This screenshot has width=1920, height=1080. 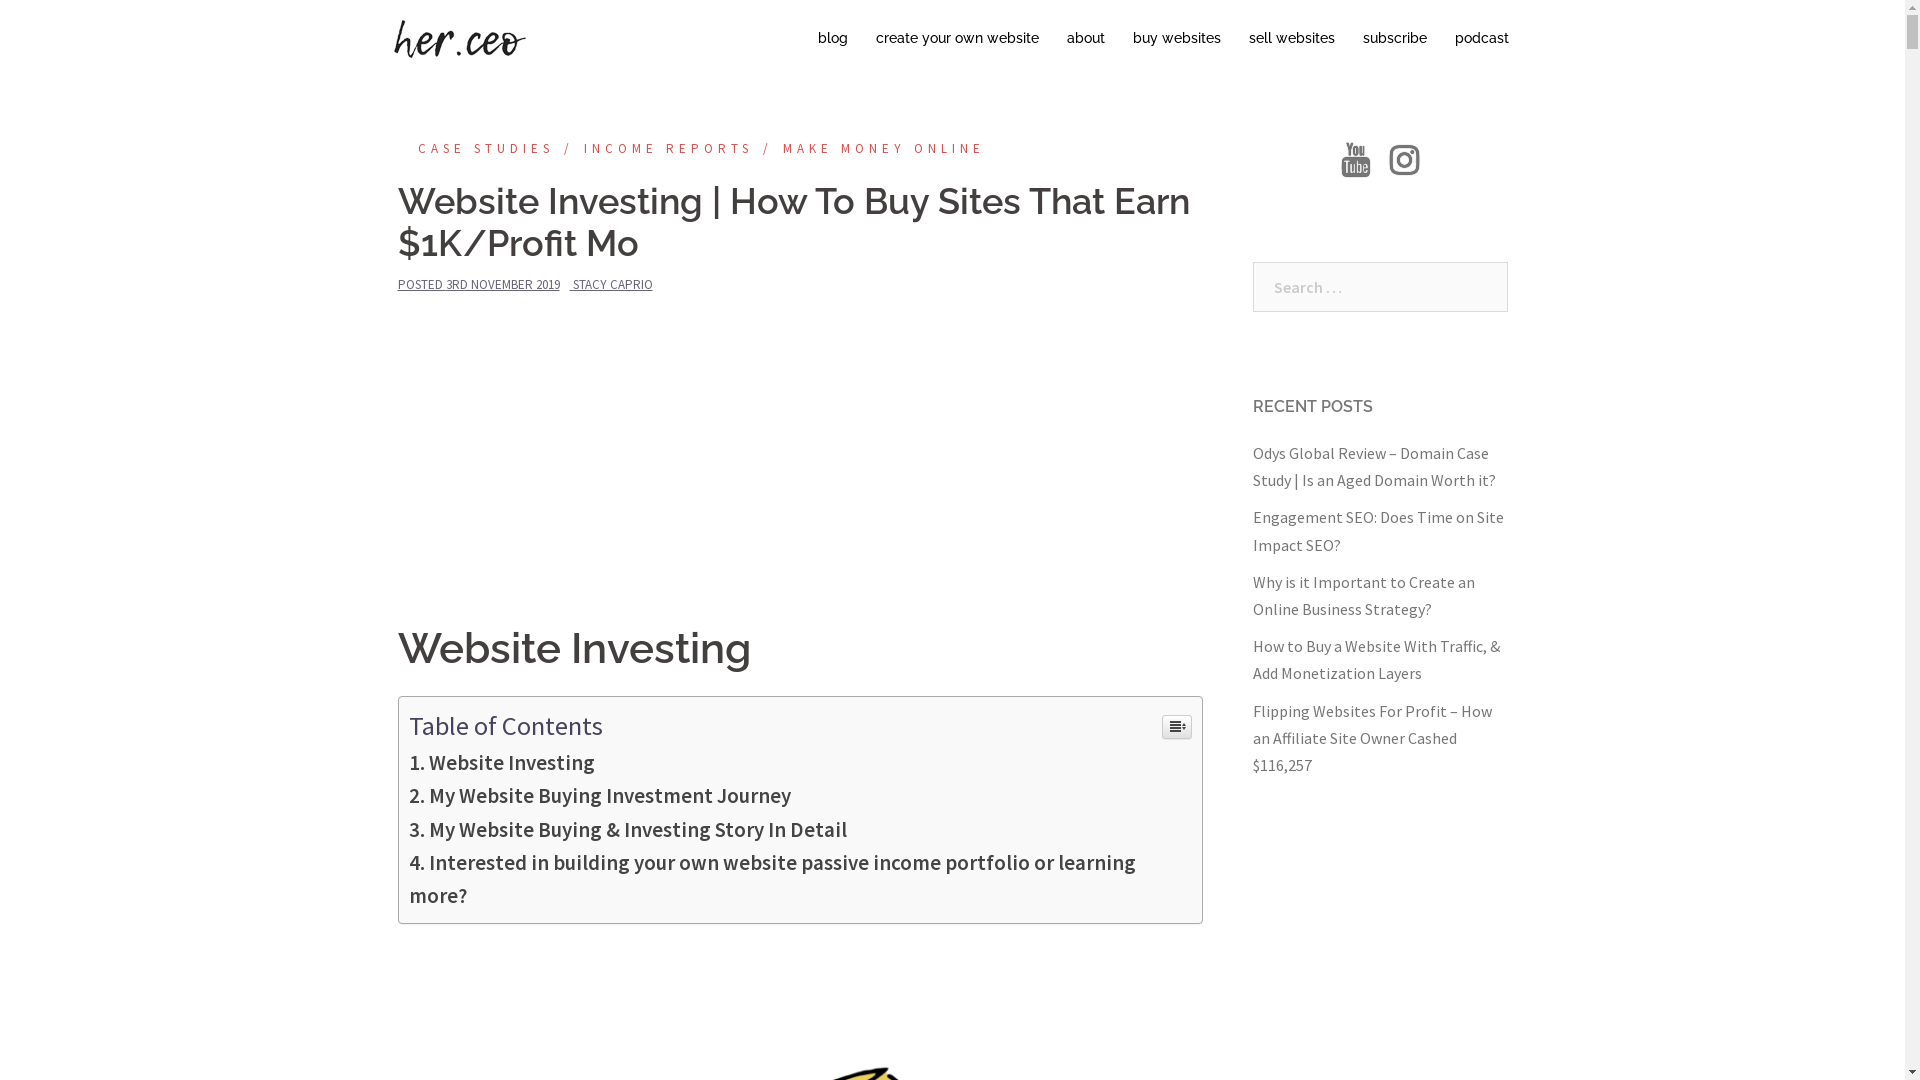 What do you see at coordinates (956, 38) in the screenshot?
I see `'create your own website'` at bounding box center [956, 38].